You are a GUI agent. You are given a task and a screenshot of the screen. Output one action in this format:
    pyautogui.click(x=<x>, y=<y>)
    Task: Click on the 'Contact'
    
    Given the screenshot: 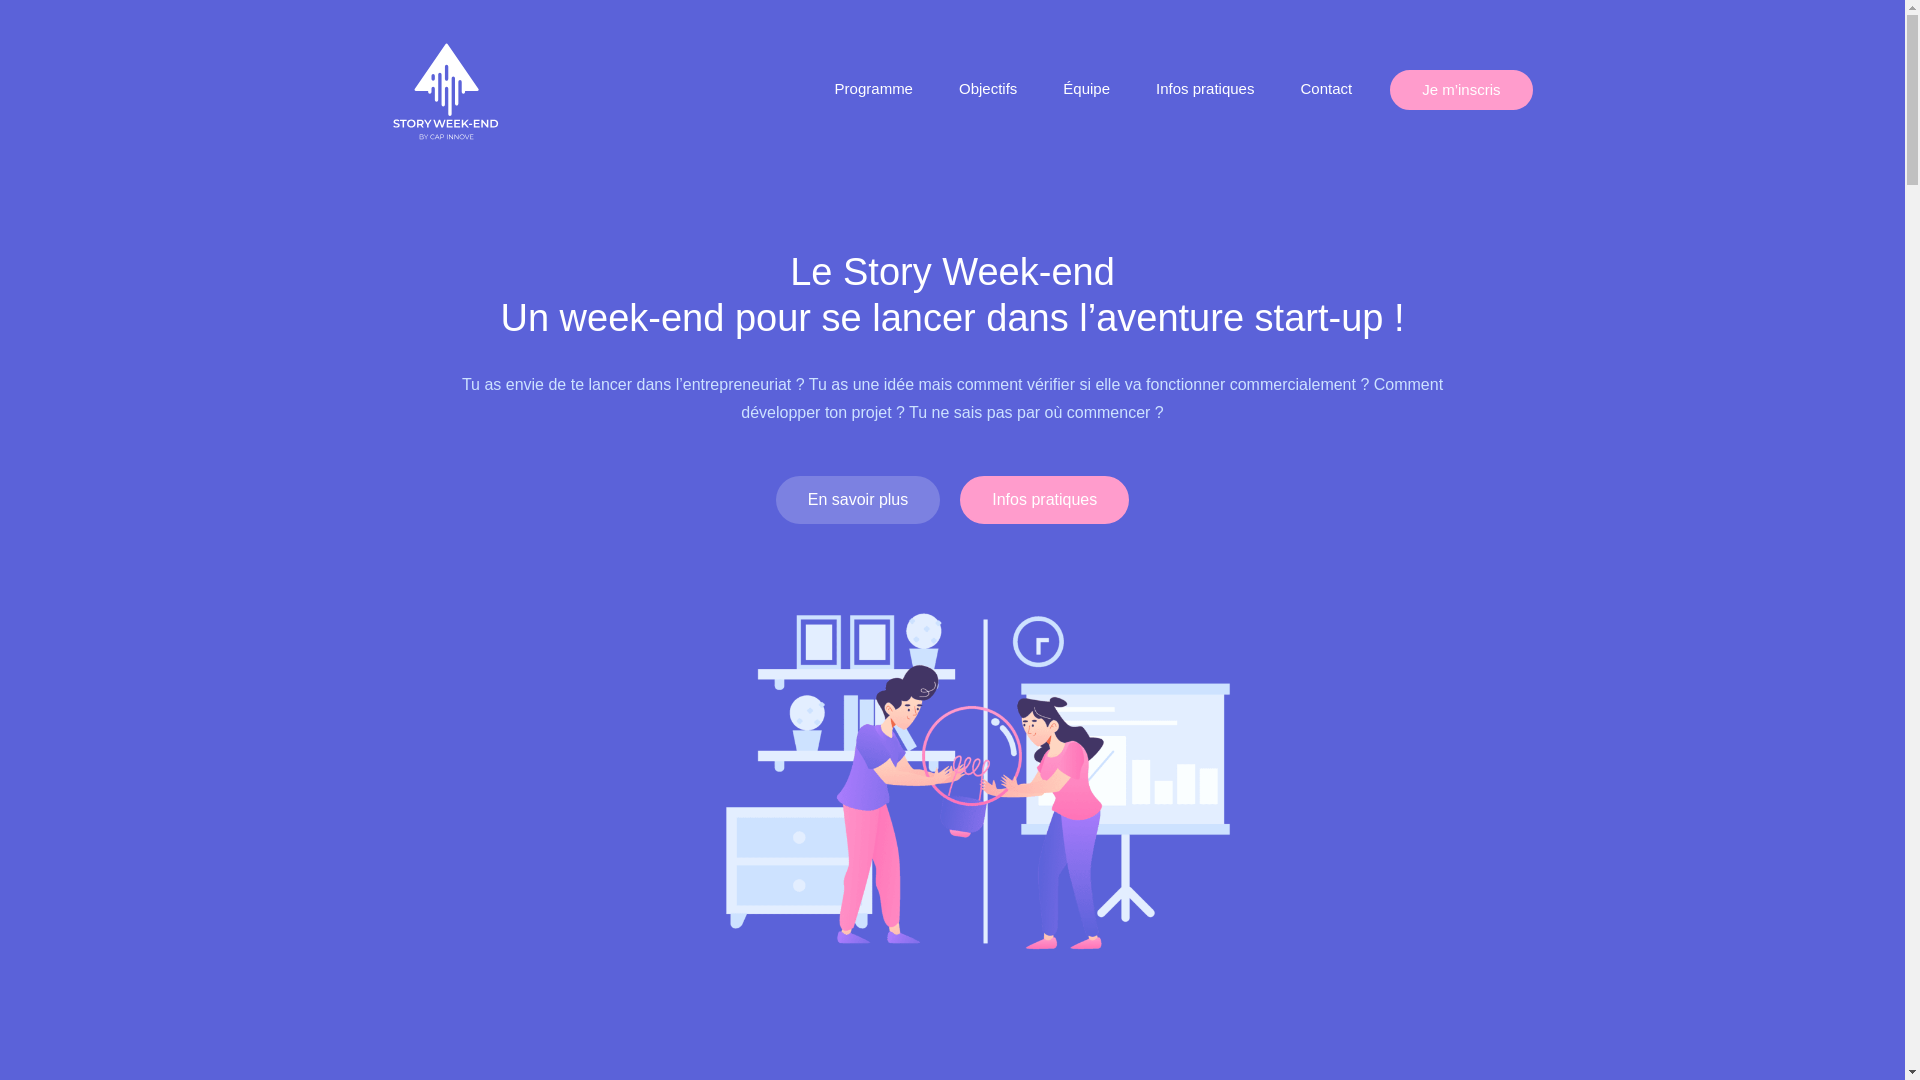 What is the action you would take?
    pyautogui.click(x=1325, y=88)
    